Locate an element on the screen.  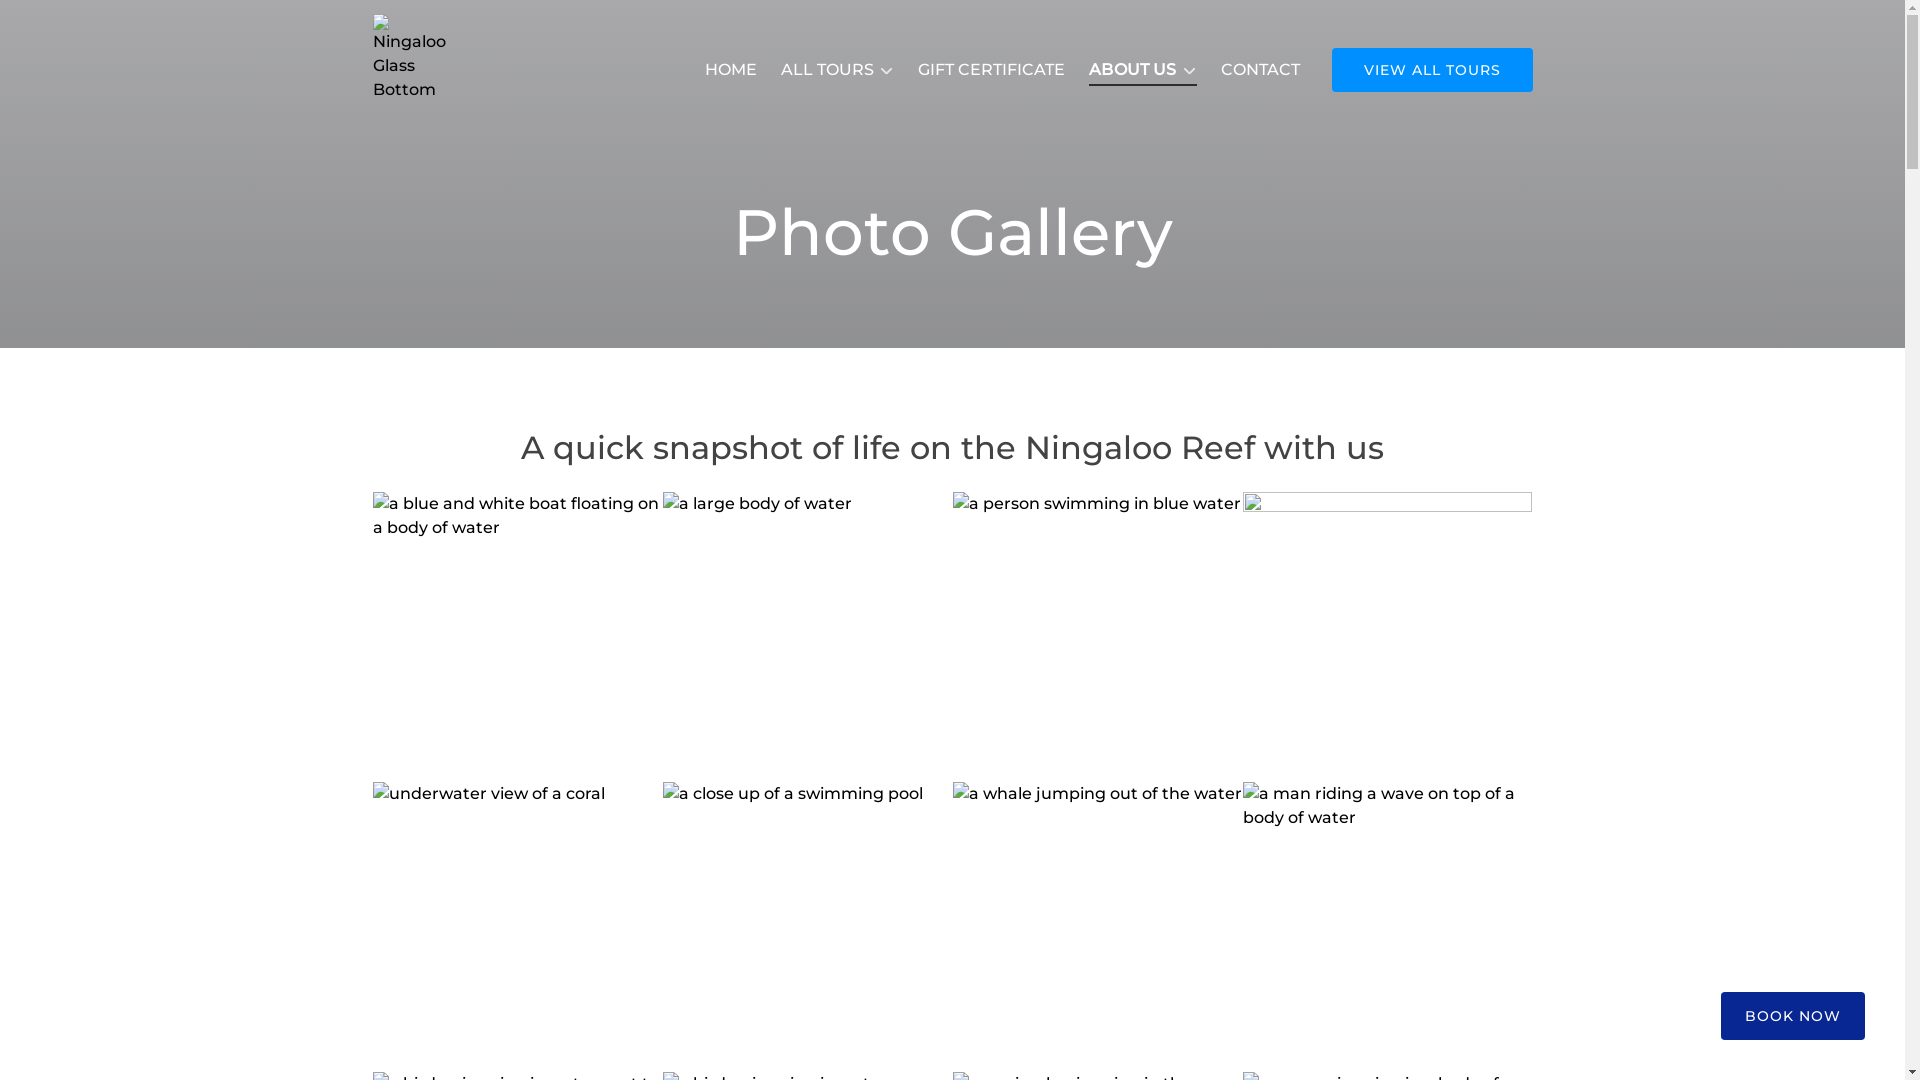
'DCIM100MEDIADJI_0072.JPG' is located at coordinates (806, 926).